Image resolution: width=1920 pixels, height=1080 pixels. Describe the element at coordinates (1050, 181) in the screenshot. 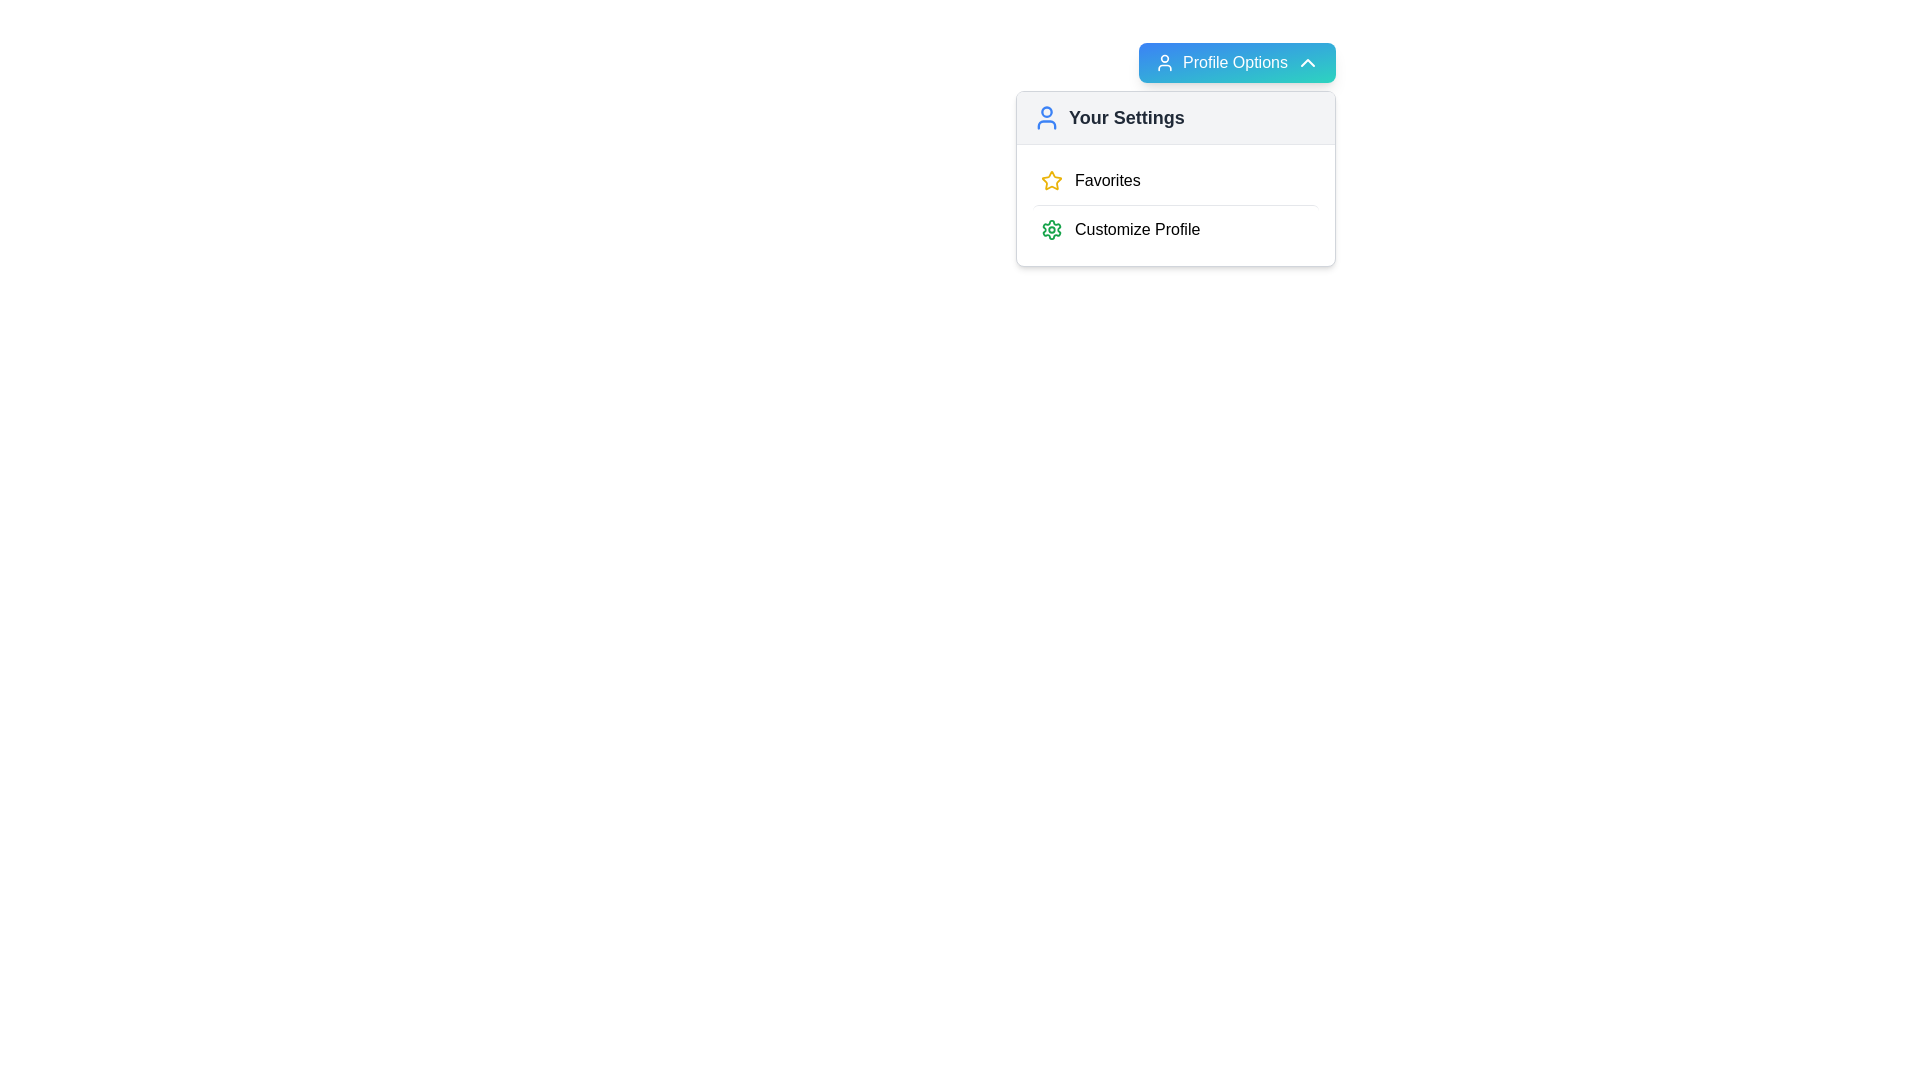

I see `the 'Favorites' icon located to the left of the 'Favorites' text in the menu` at that location.